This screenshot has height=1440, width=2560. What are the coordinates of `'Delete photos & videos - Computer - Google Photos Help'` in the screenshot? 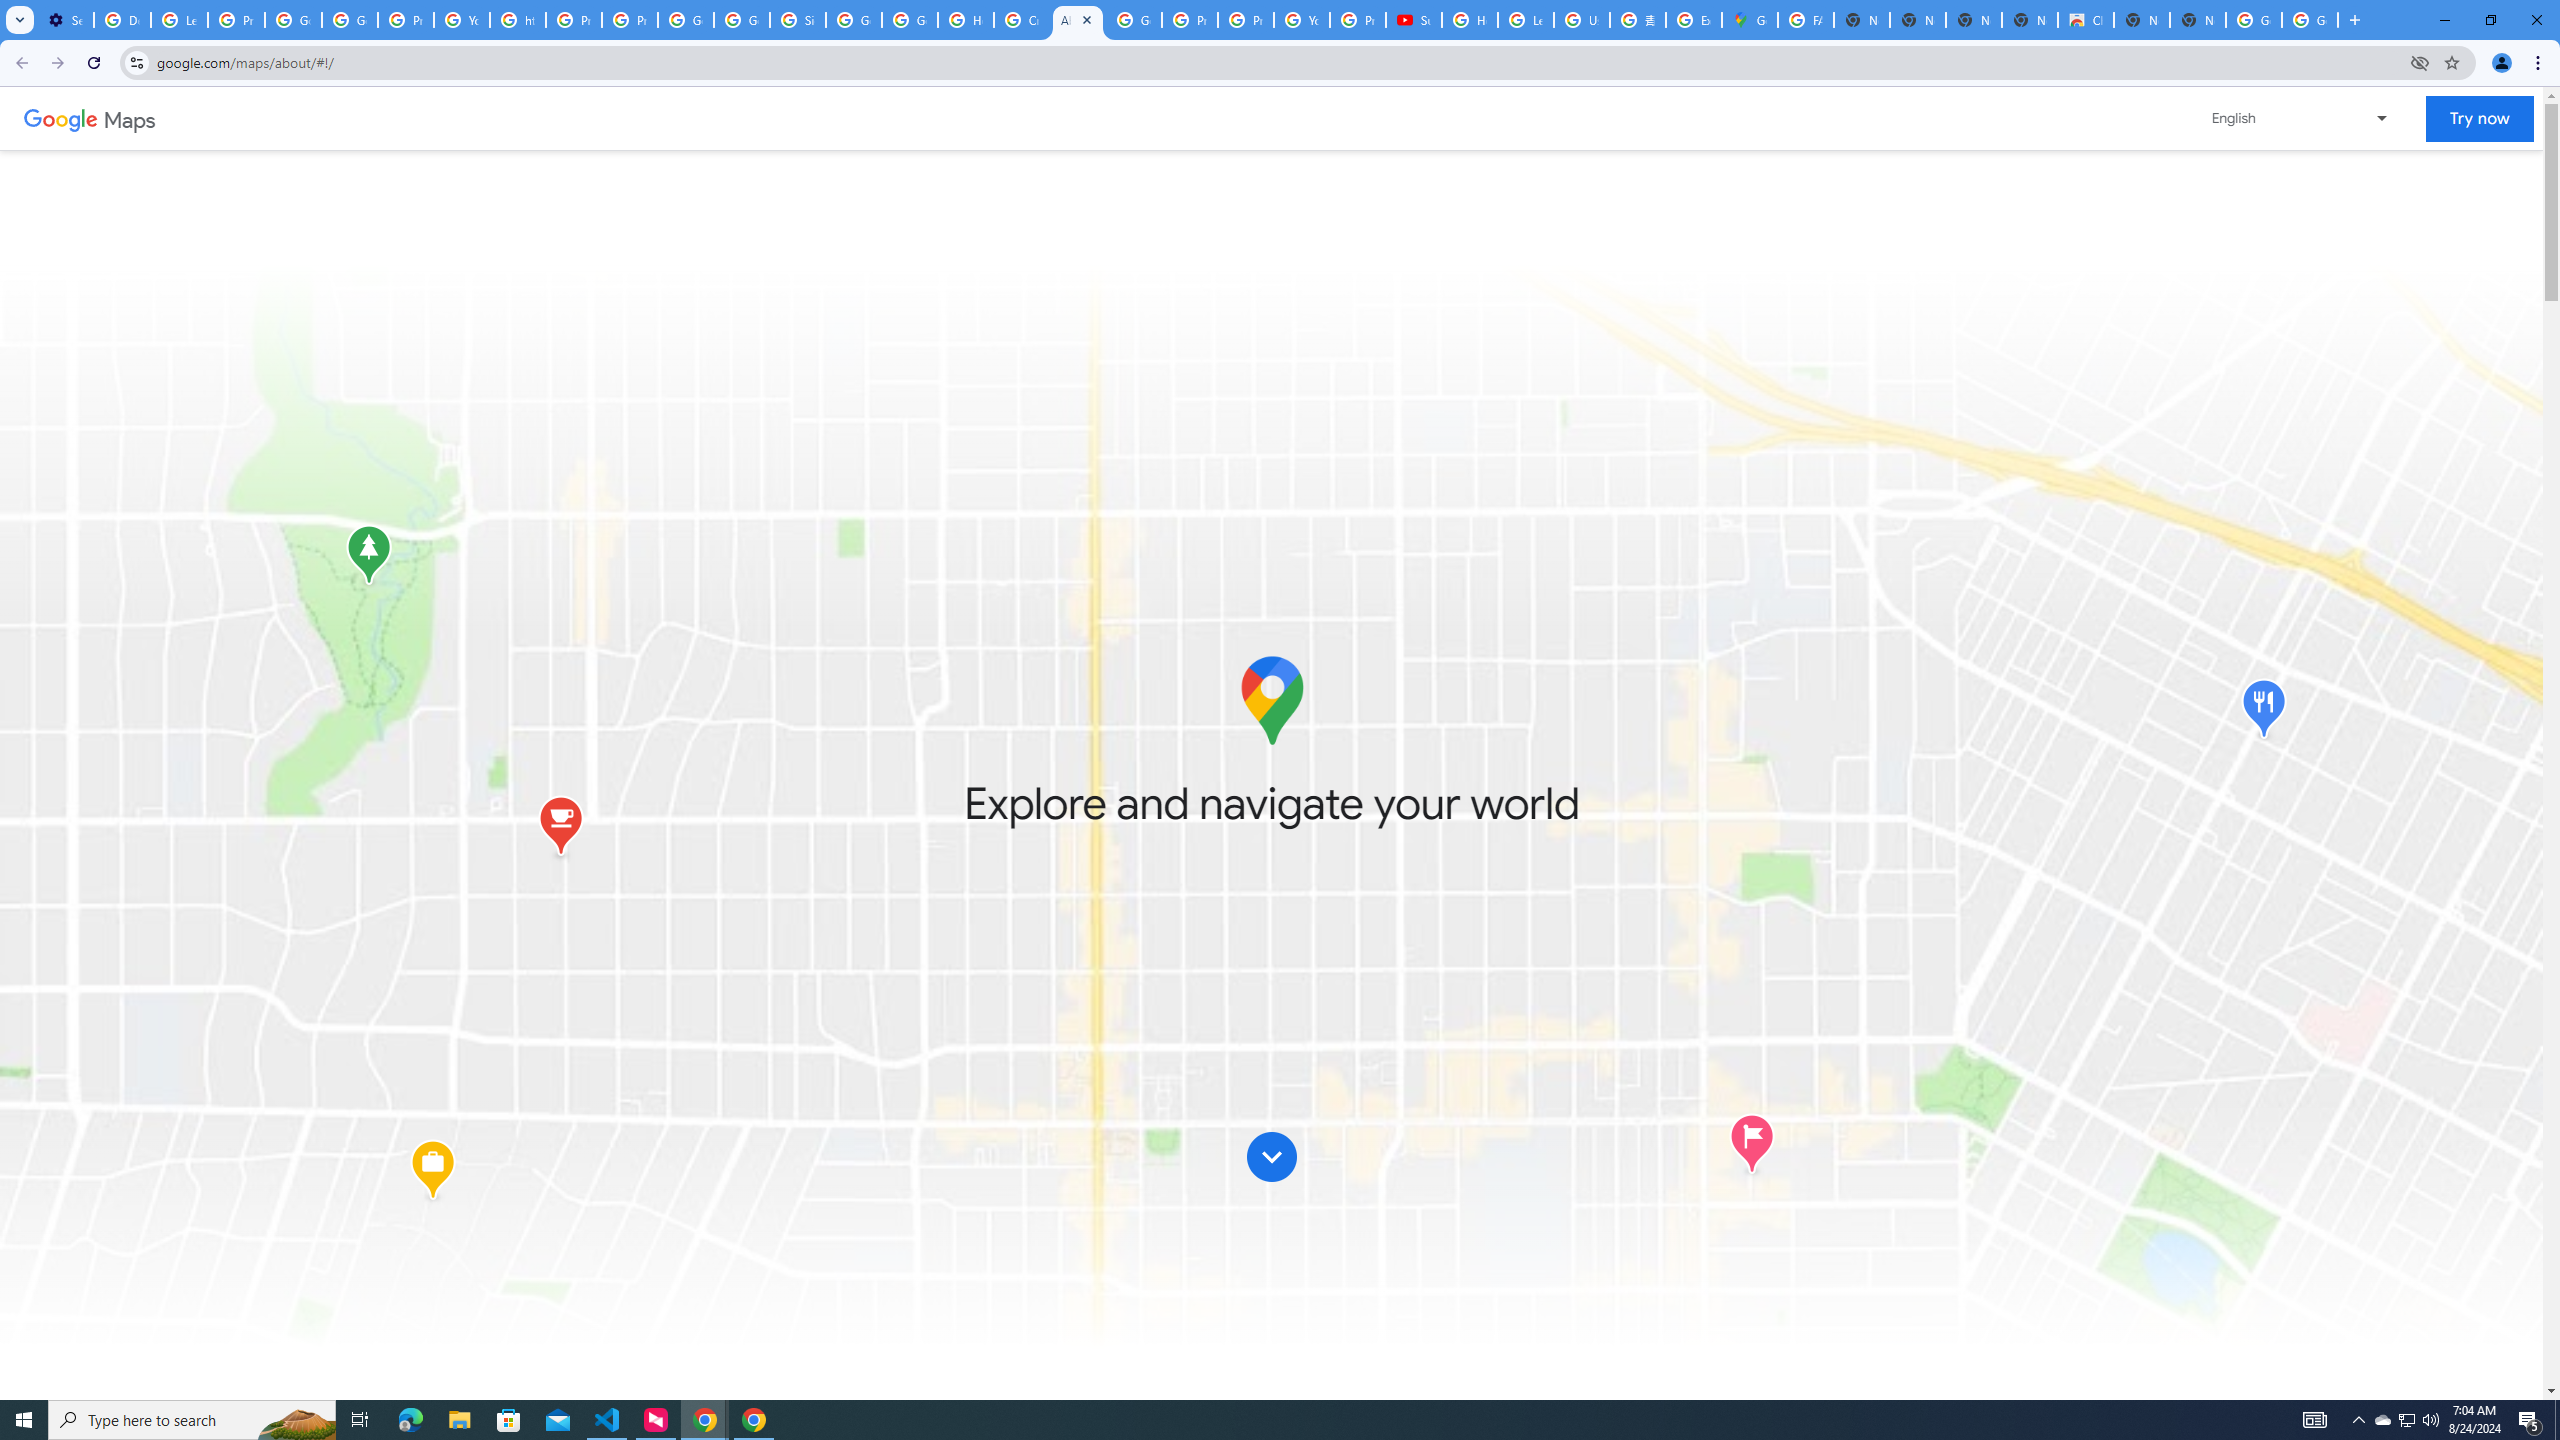 It's located at (121, 19).